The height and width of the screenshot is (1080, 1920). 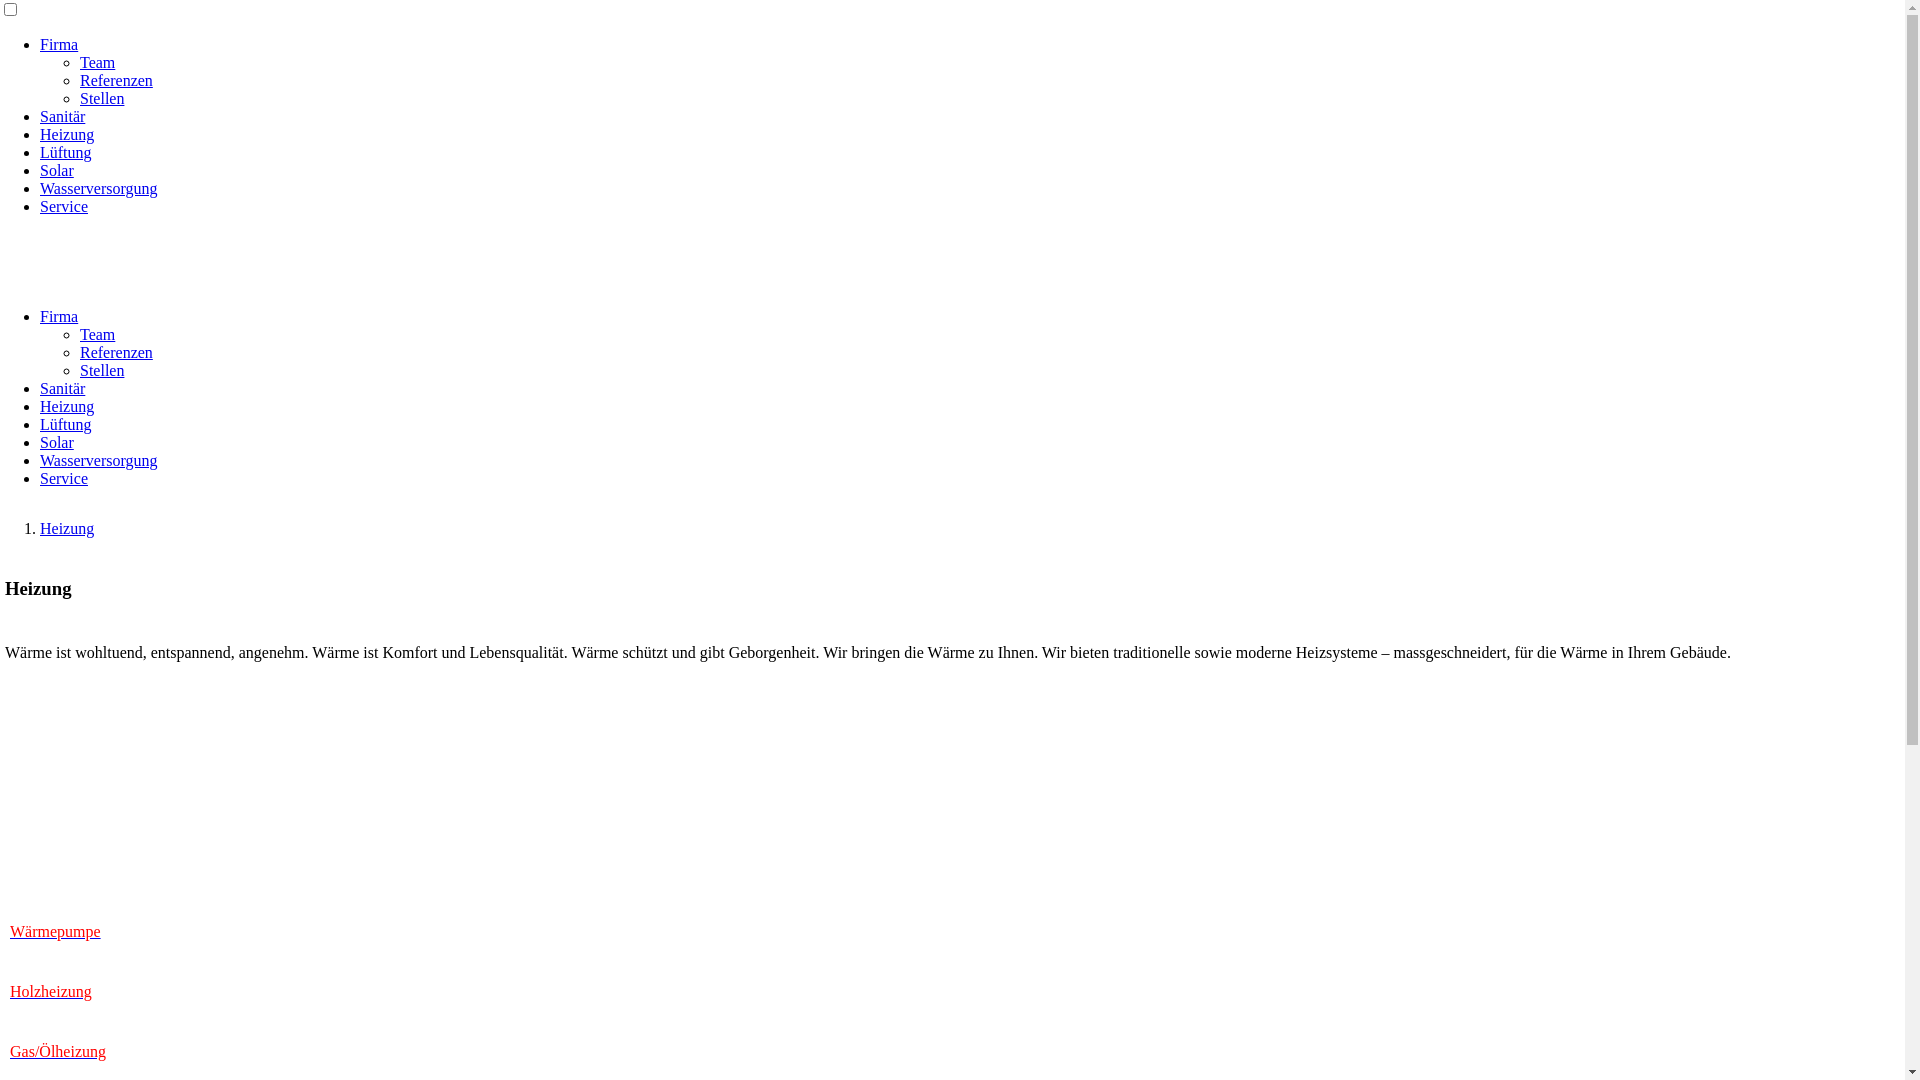 I want to click on 'Team', so click(x=96, y=61).